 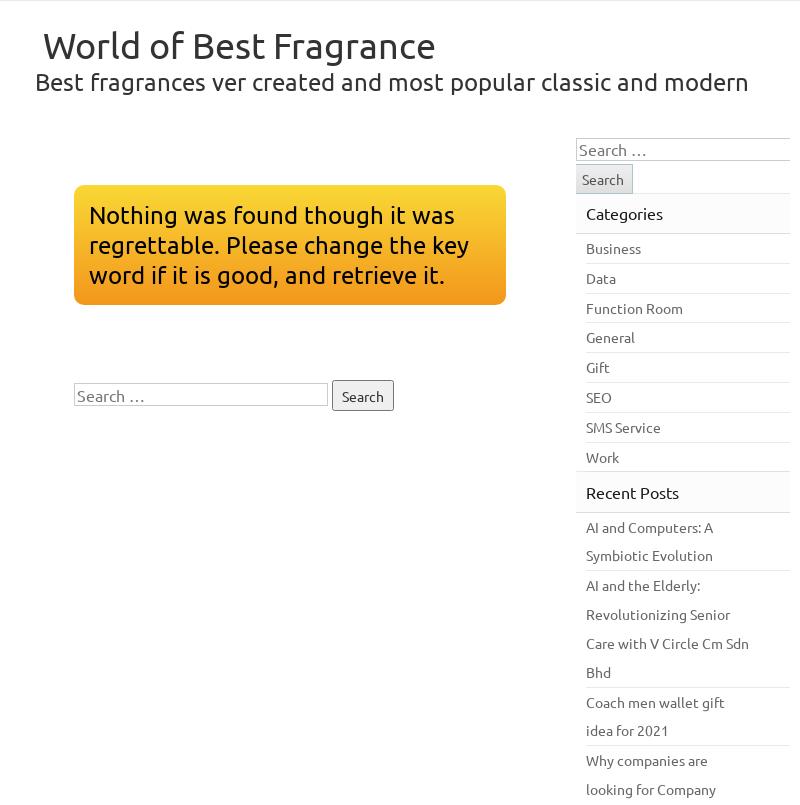 I want to click on 'I and', so click(x=611, y=524).